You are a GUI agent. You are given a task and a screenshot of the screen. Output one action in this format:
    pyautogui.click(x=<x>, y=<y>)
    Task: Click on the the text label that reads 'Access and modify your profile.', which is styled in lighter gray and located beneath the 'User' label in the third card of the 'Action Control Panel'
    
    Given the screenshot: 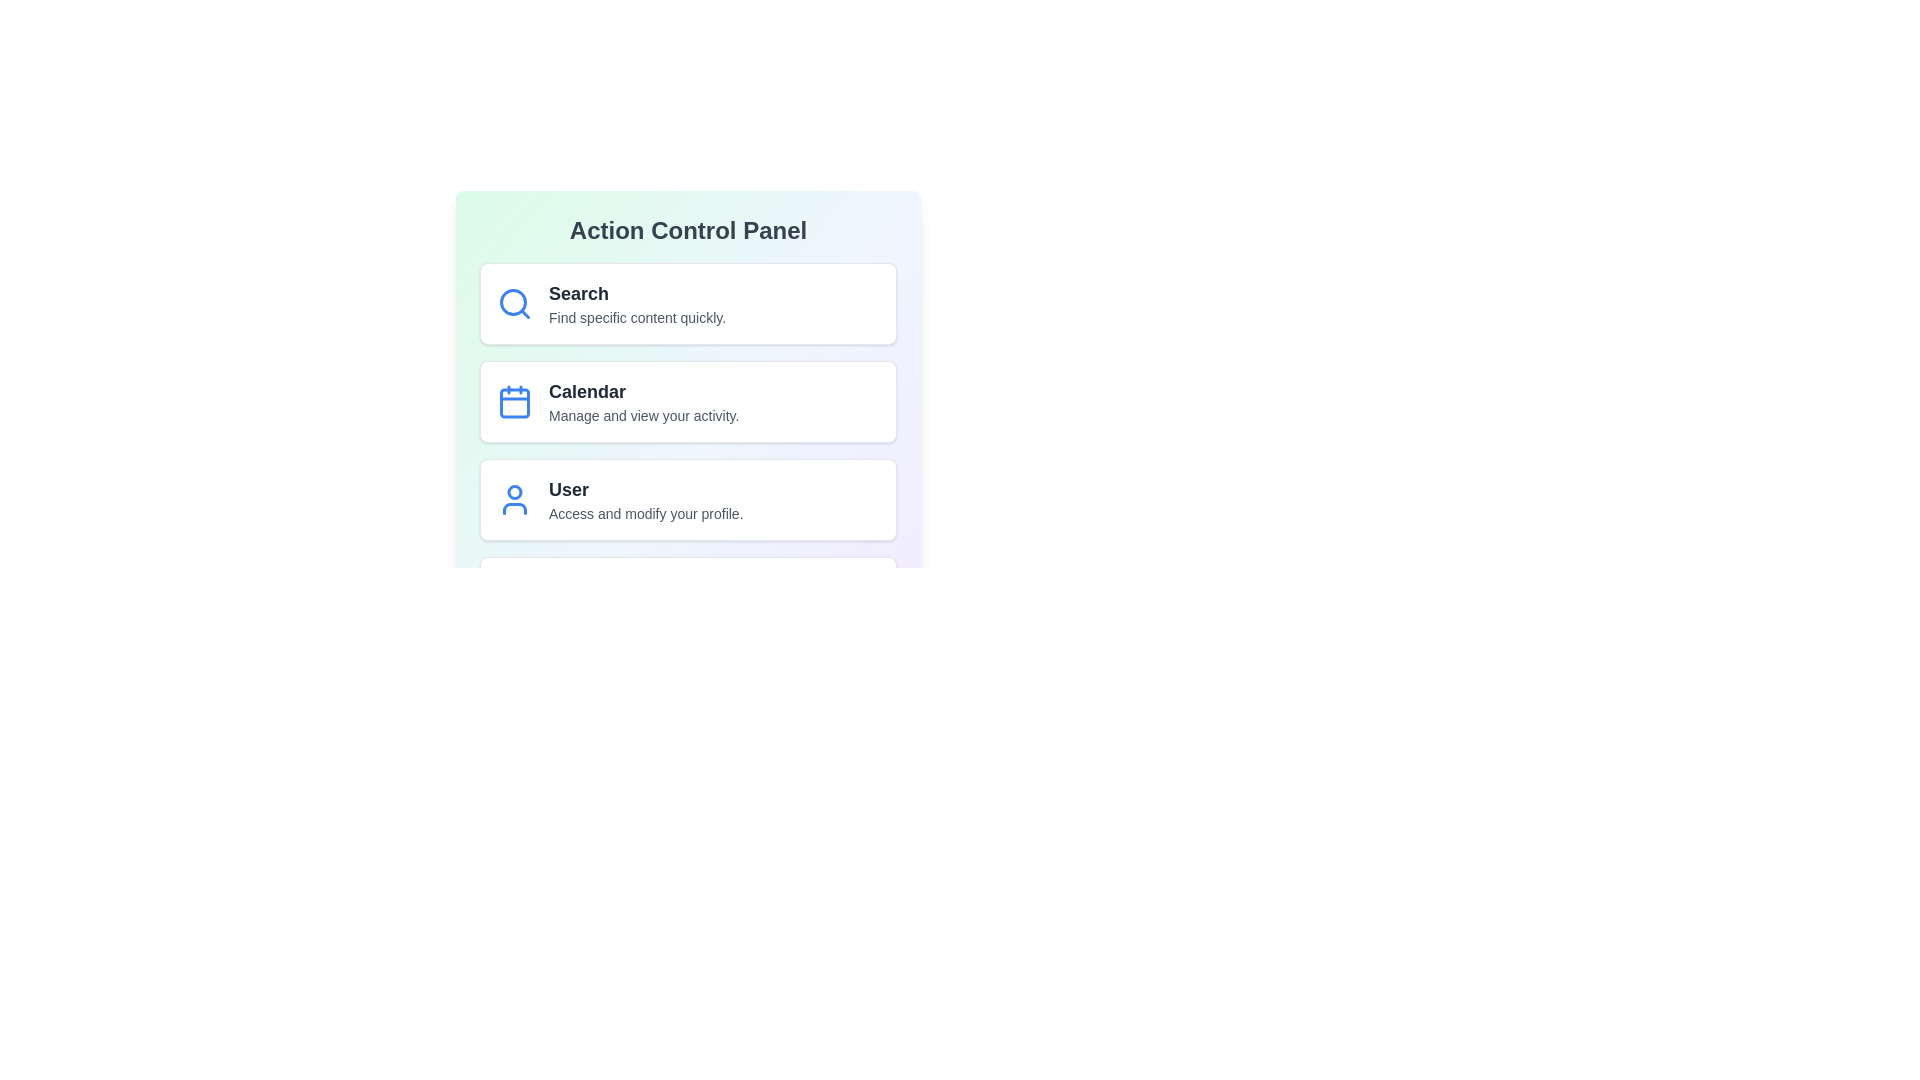 What is the action you would take?
    pyautogui.click(x=646, y=512)
    